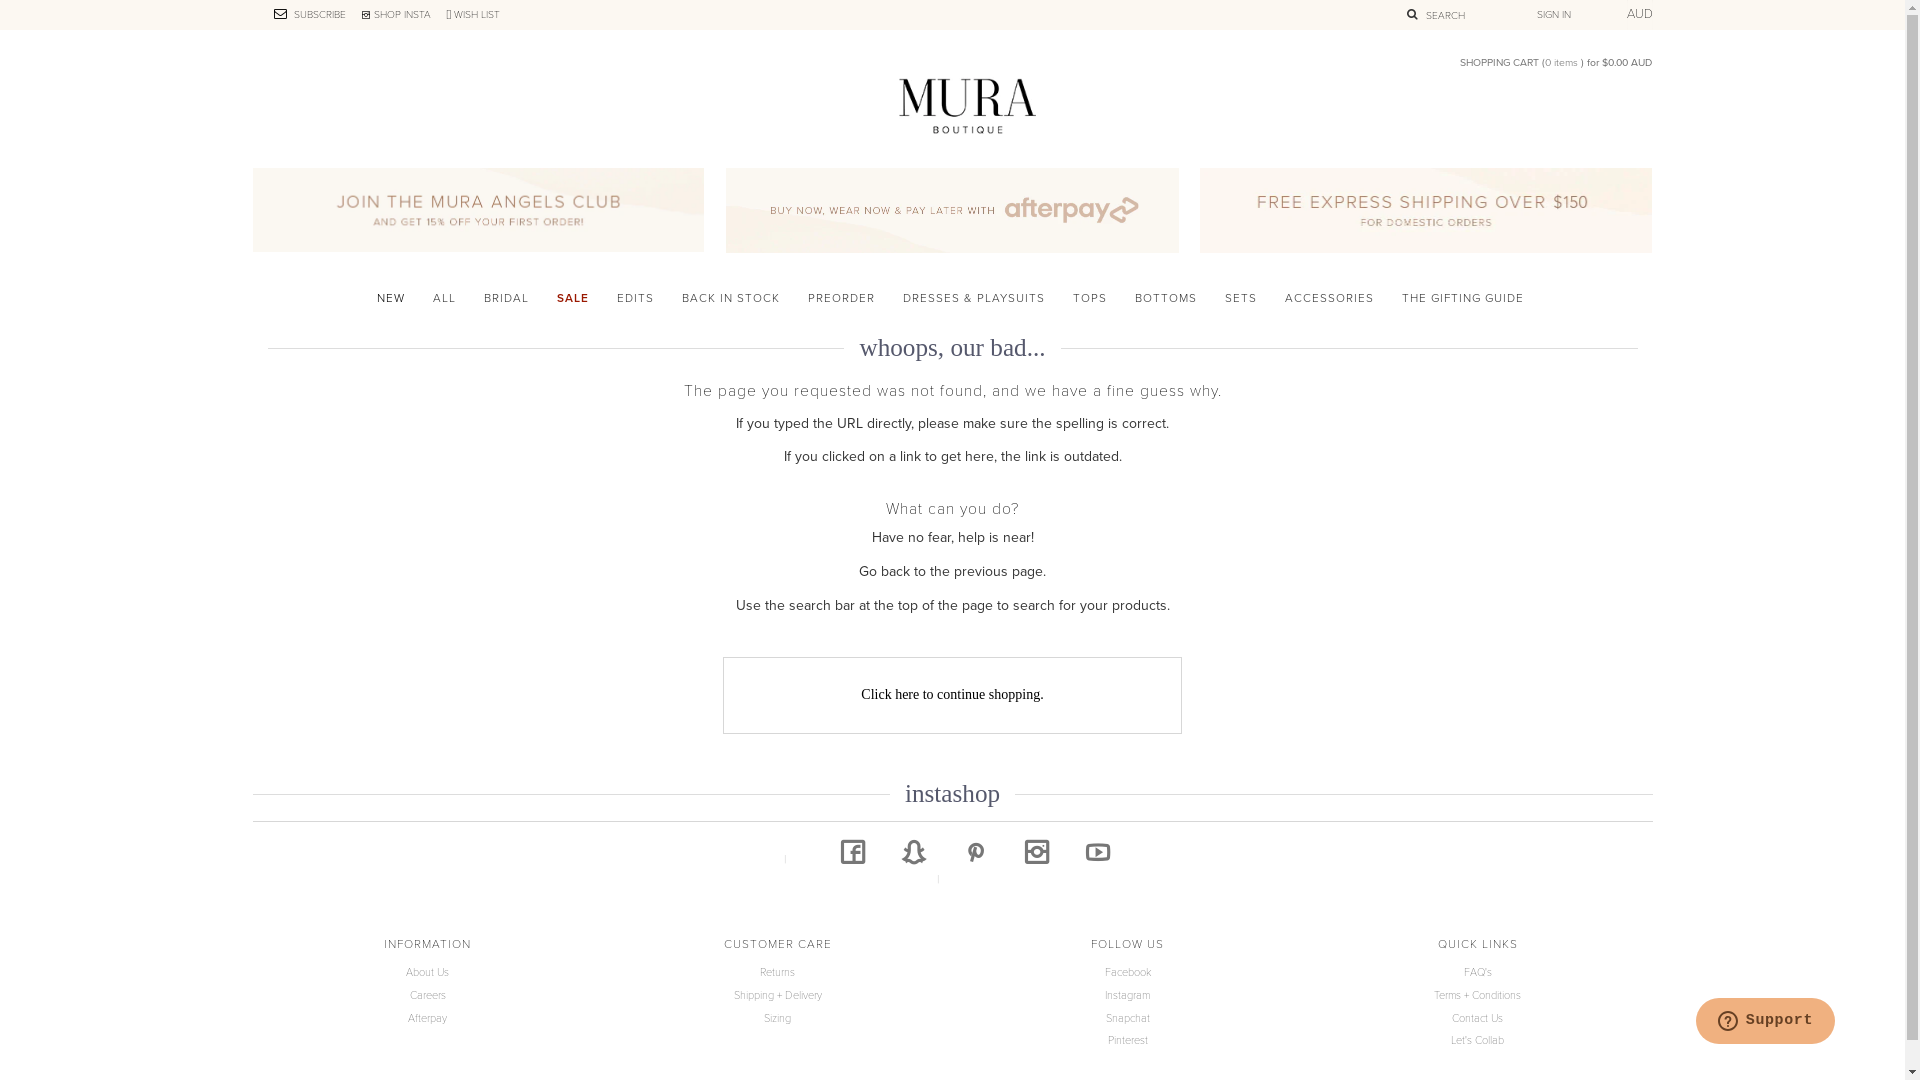 This screenshot has height=1080, width=1920. I want to click on 'SEARCH', so click(1444, 15).